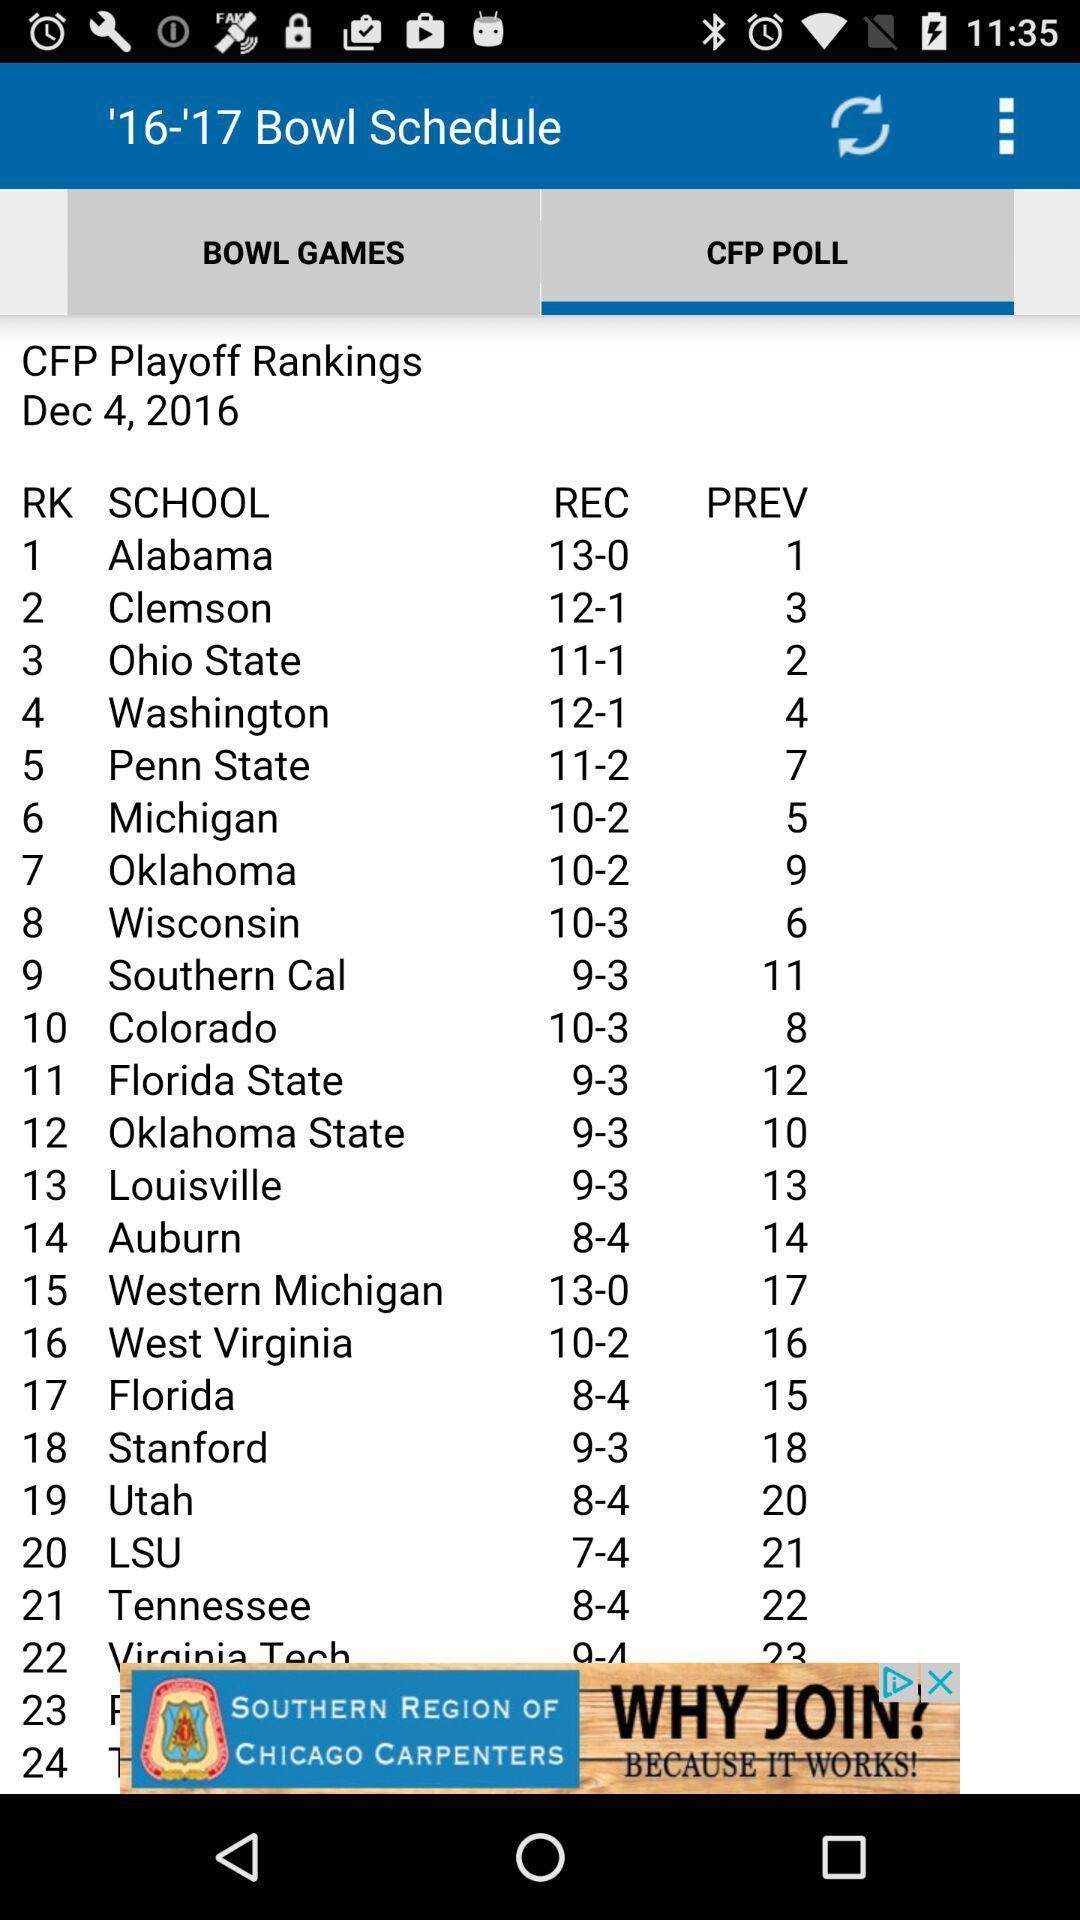 This screenshot has height=1920, width=1080. I want to click on account using in name, so click(540, 1053).